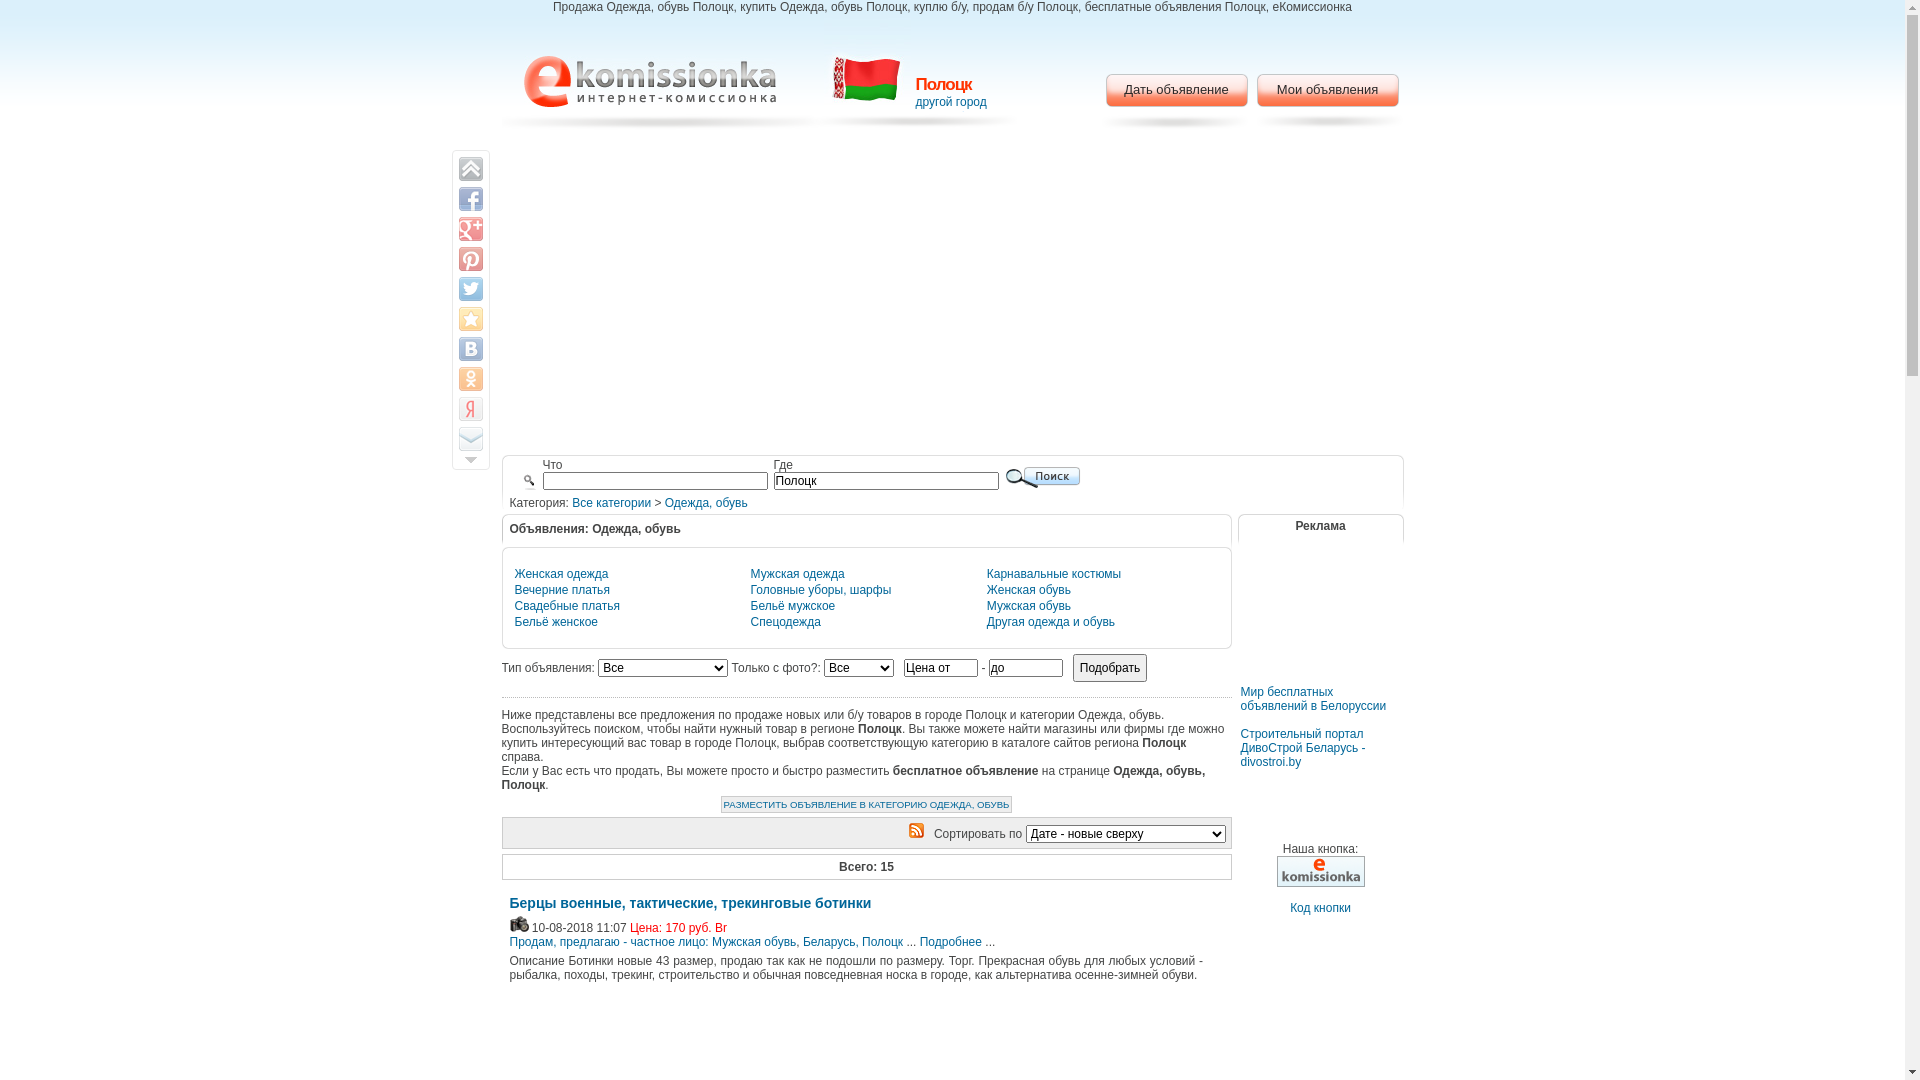  I want to click on 'Share on VK', so click(456, 347).